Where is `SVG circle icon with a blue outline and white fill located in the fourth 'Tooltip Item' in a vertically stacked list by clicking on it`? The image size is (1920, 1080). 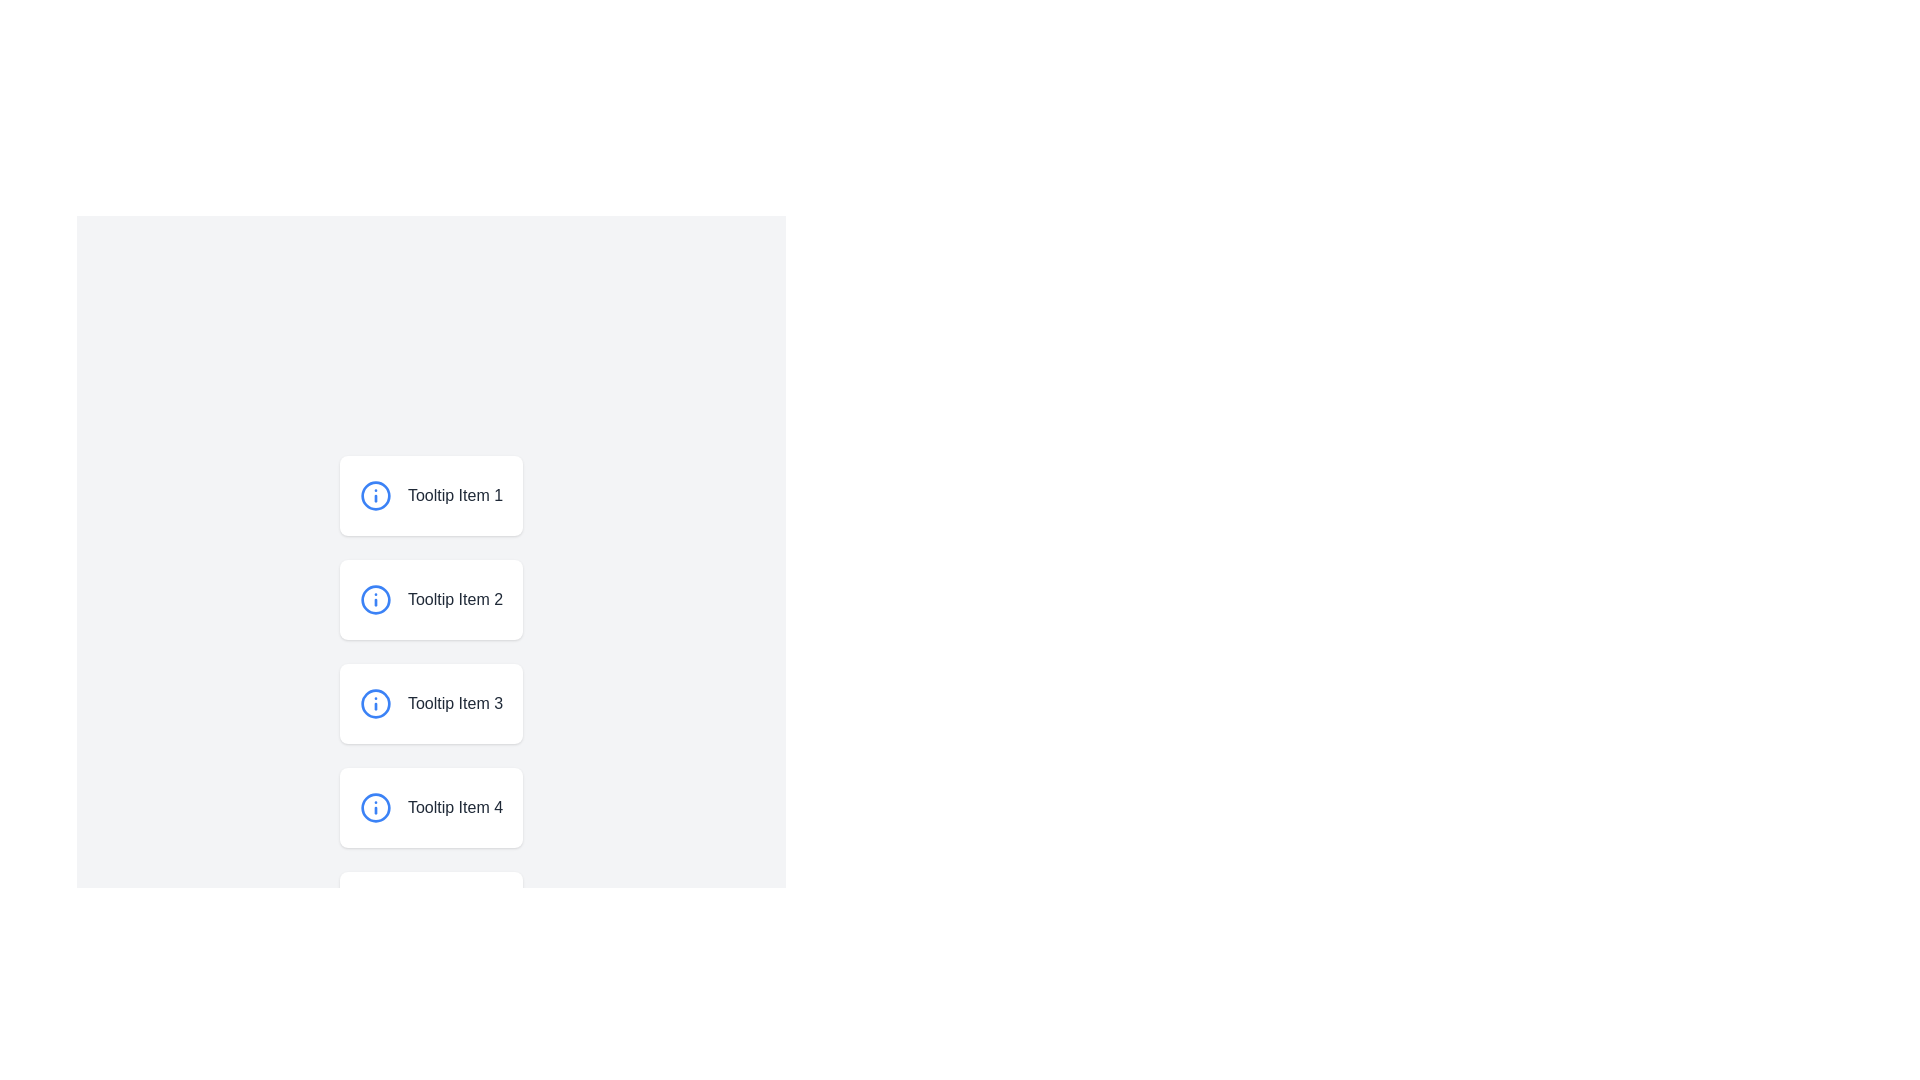
SVG circle icon with a blue outline and white fill located in the fourth 'Tooltip Item' in a vertically stacked list by clicking on it is located at coordinates (375, 806).